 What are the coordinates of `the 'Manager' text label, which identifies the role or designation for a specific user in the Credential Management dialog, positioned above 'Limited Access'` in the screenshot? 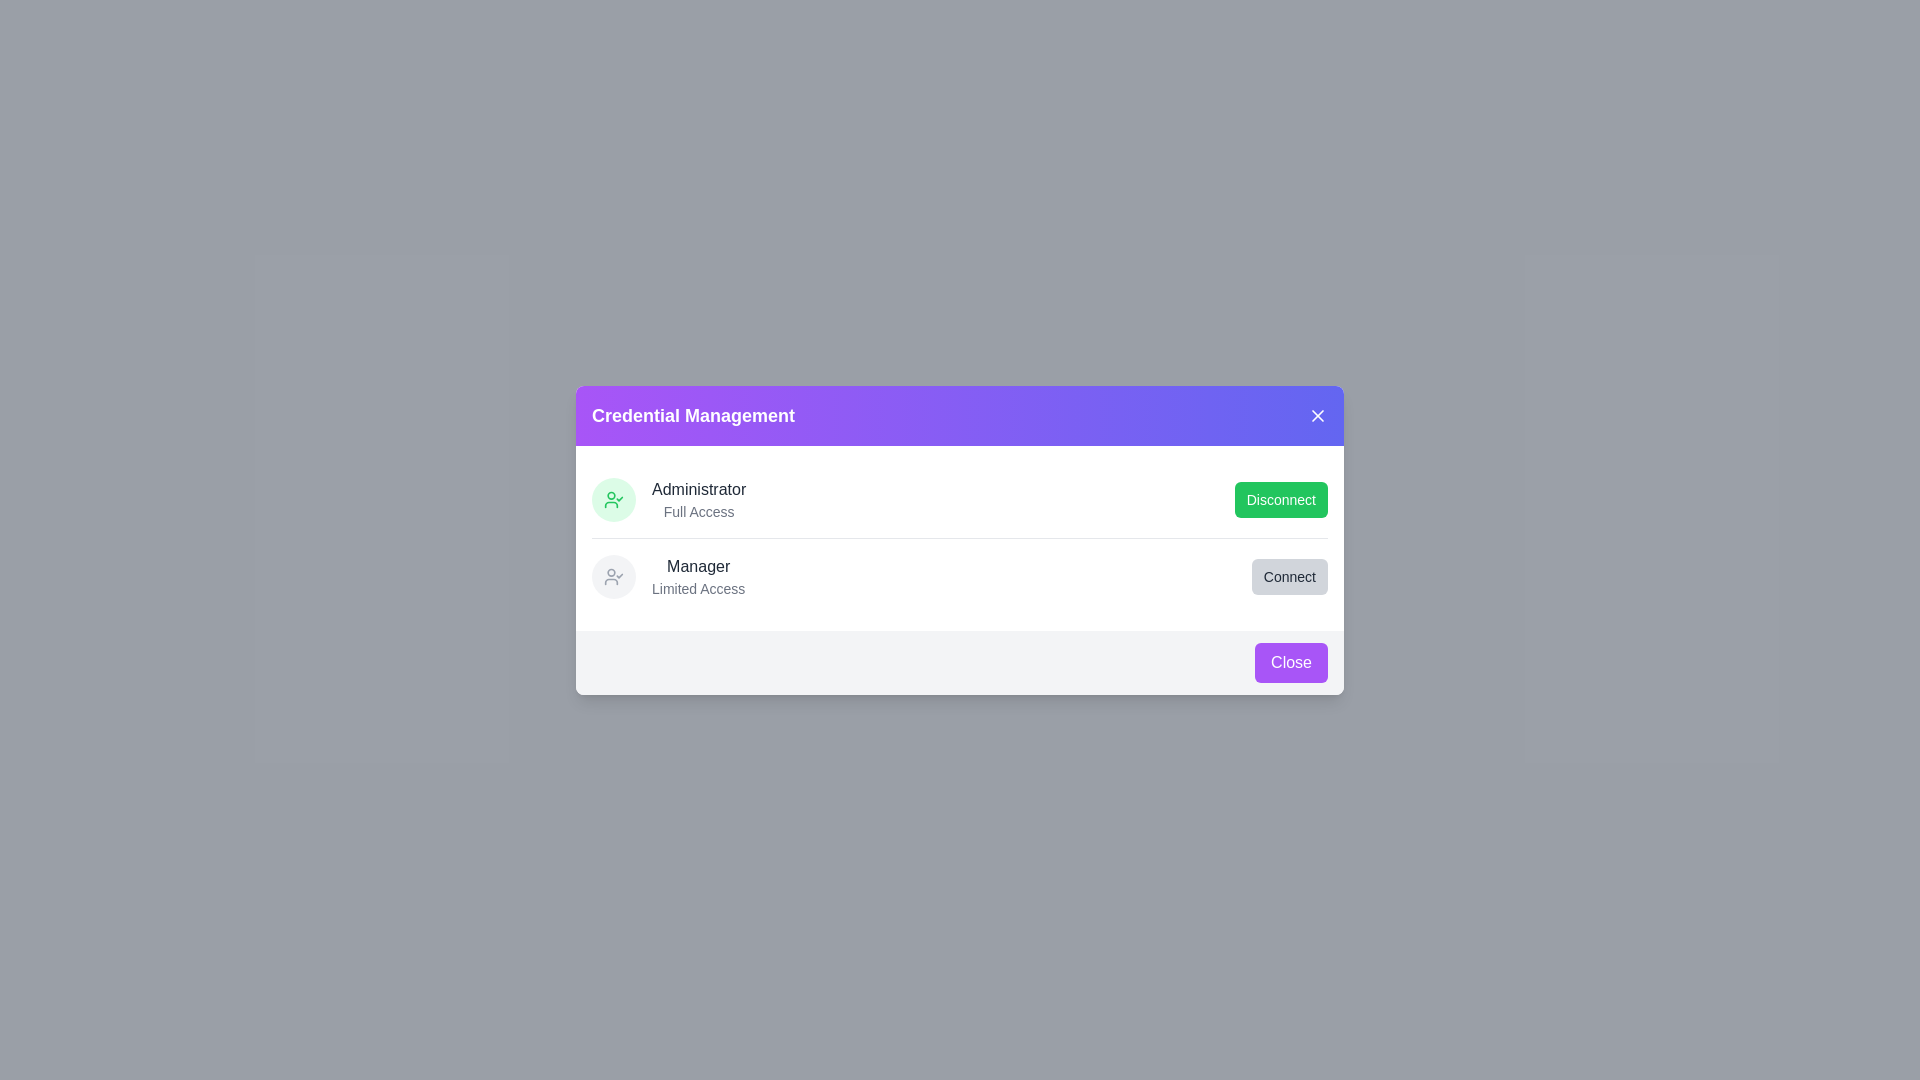 It's located at (698, 566).